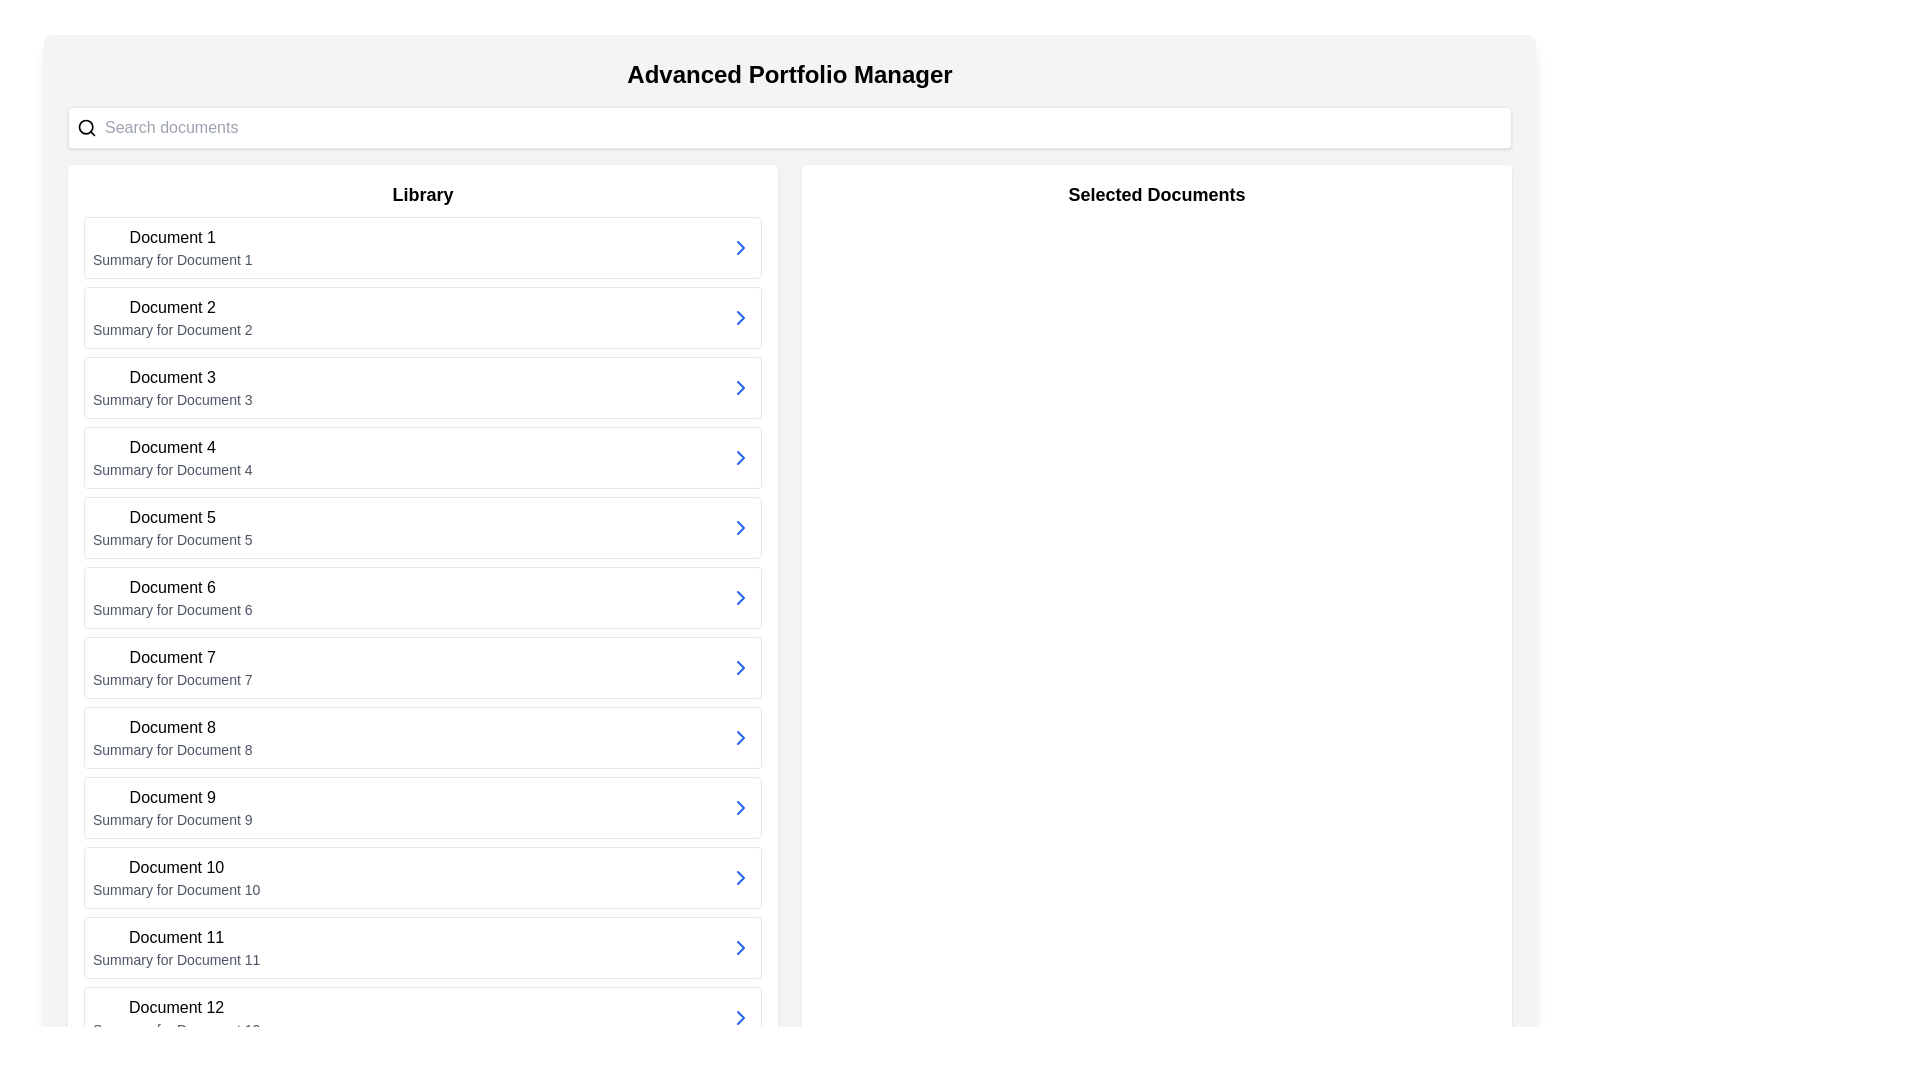 This screenshot has width=1920, height=1080. Describe the element at coordinates (739, 737) in the screenshot. I see `the right-facing blue arrow icon located in the 'Library' section, which indicates a forward action for 'Document 9'` at that location.